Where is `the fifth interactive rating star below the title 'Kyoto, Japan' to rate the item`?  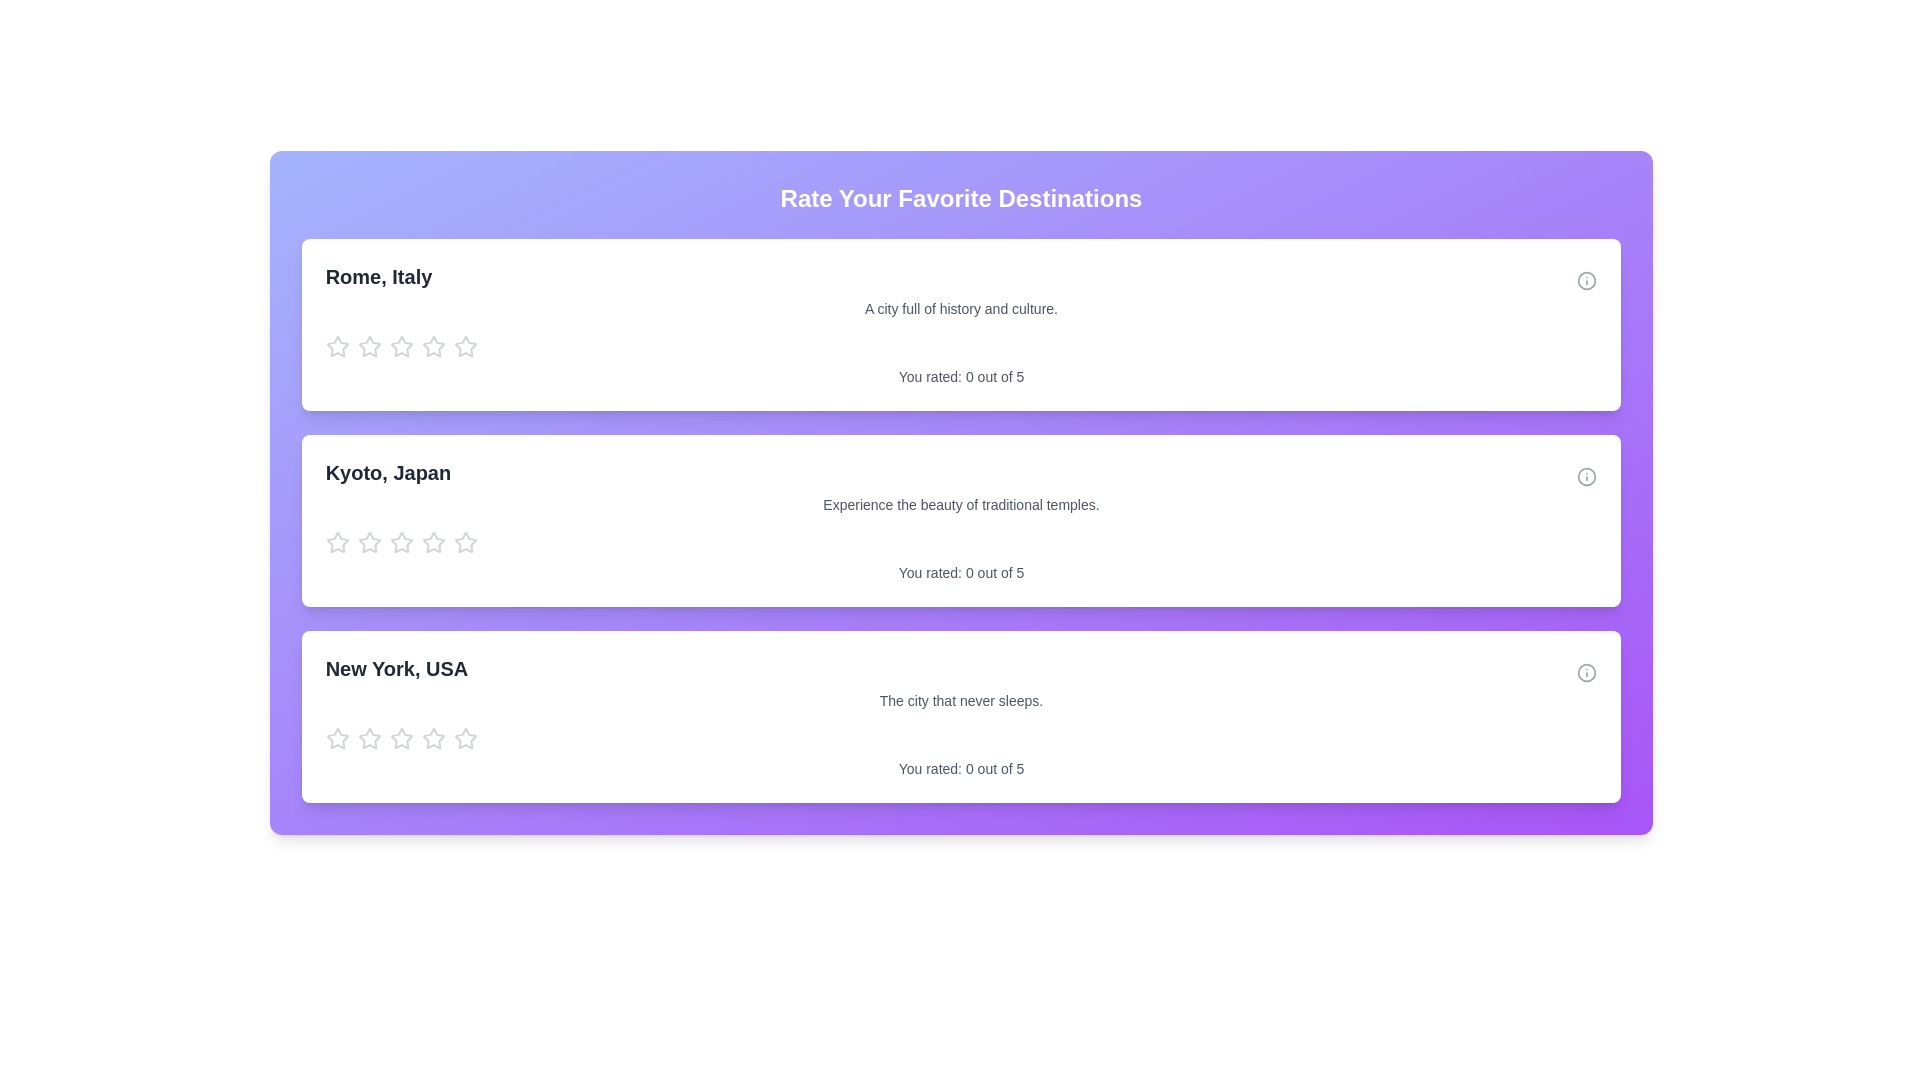
the fifth interactive rating star below the title 'Kyoto, Japan' to rate the item is located at coordinates (464, 543).